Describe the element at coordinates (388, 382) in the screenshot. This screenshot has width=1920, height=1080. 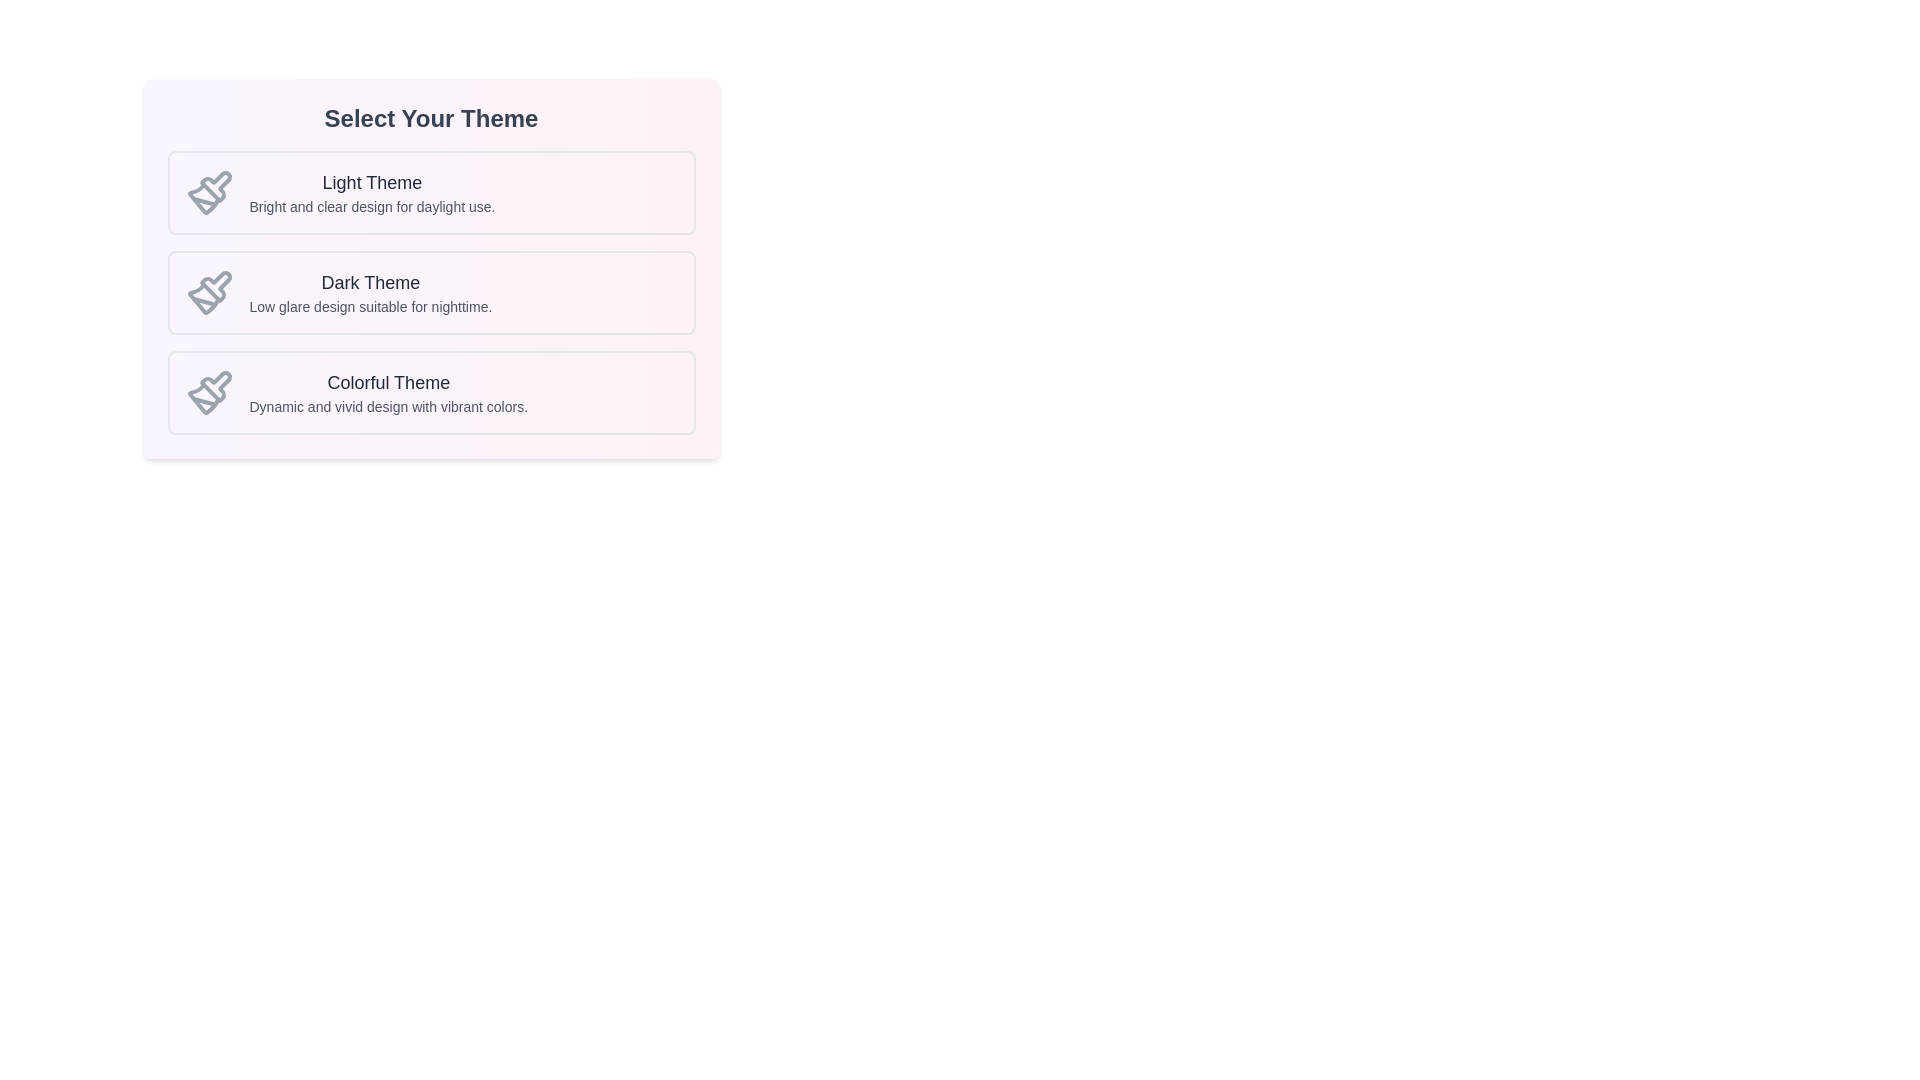
I see `the text label that serves as the title for the theme option, located at the top of the third option box in the 'Select Your Theme' section` at that location.